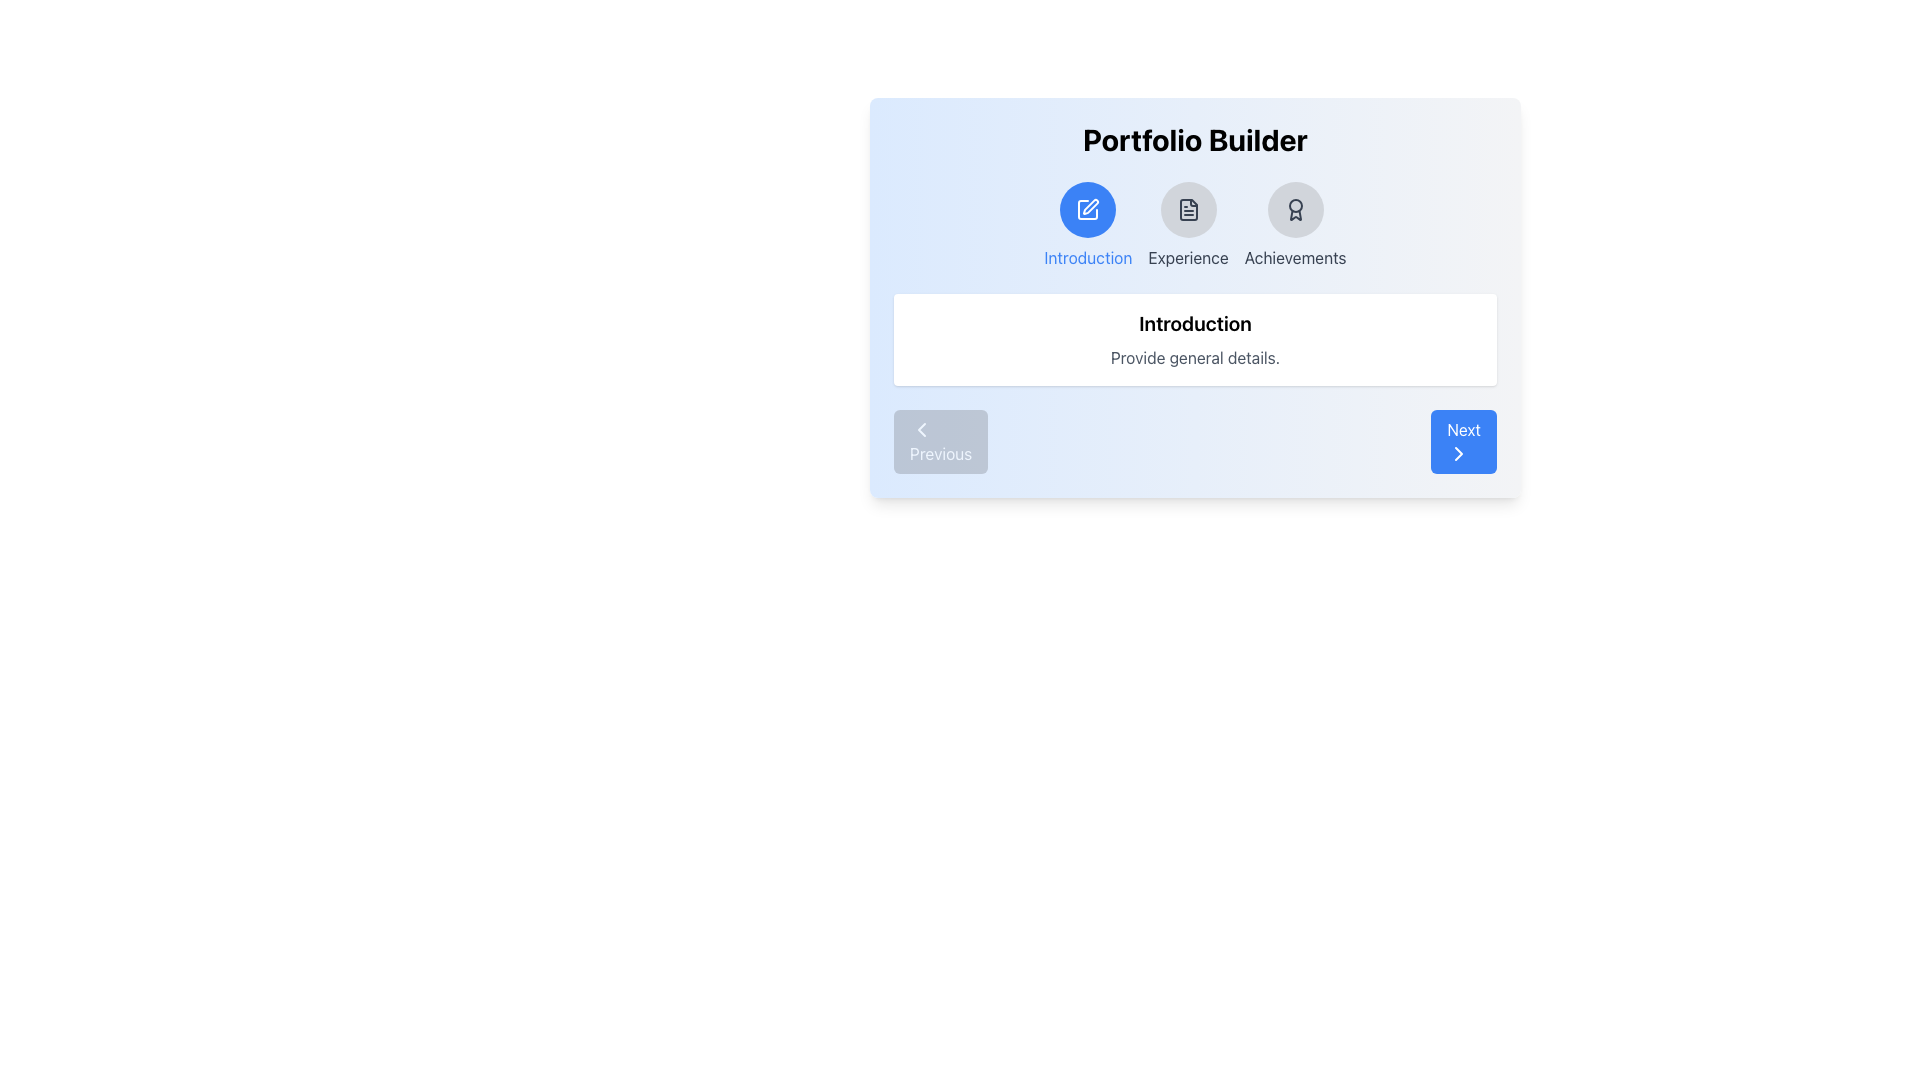 This screenshot has width=1920, height=1080. I want to click on the 'Next' button, which is a rectangular button with a blue background, rounded corners, and features white text and a right-facing arrow icon, so click(1464, 441).